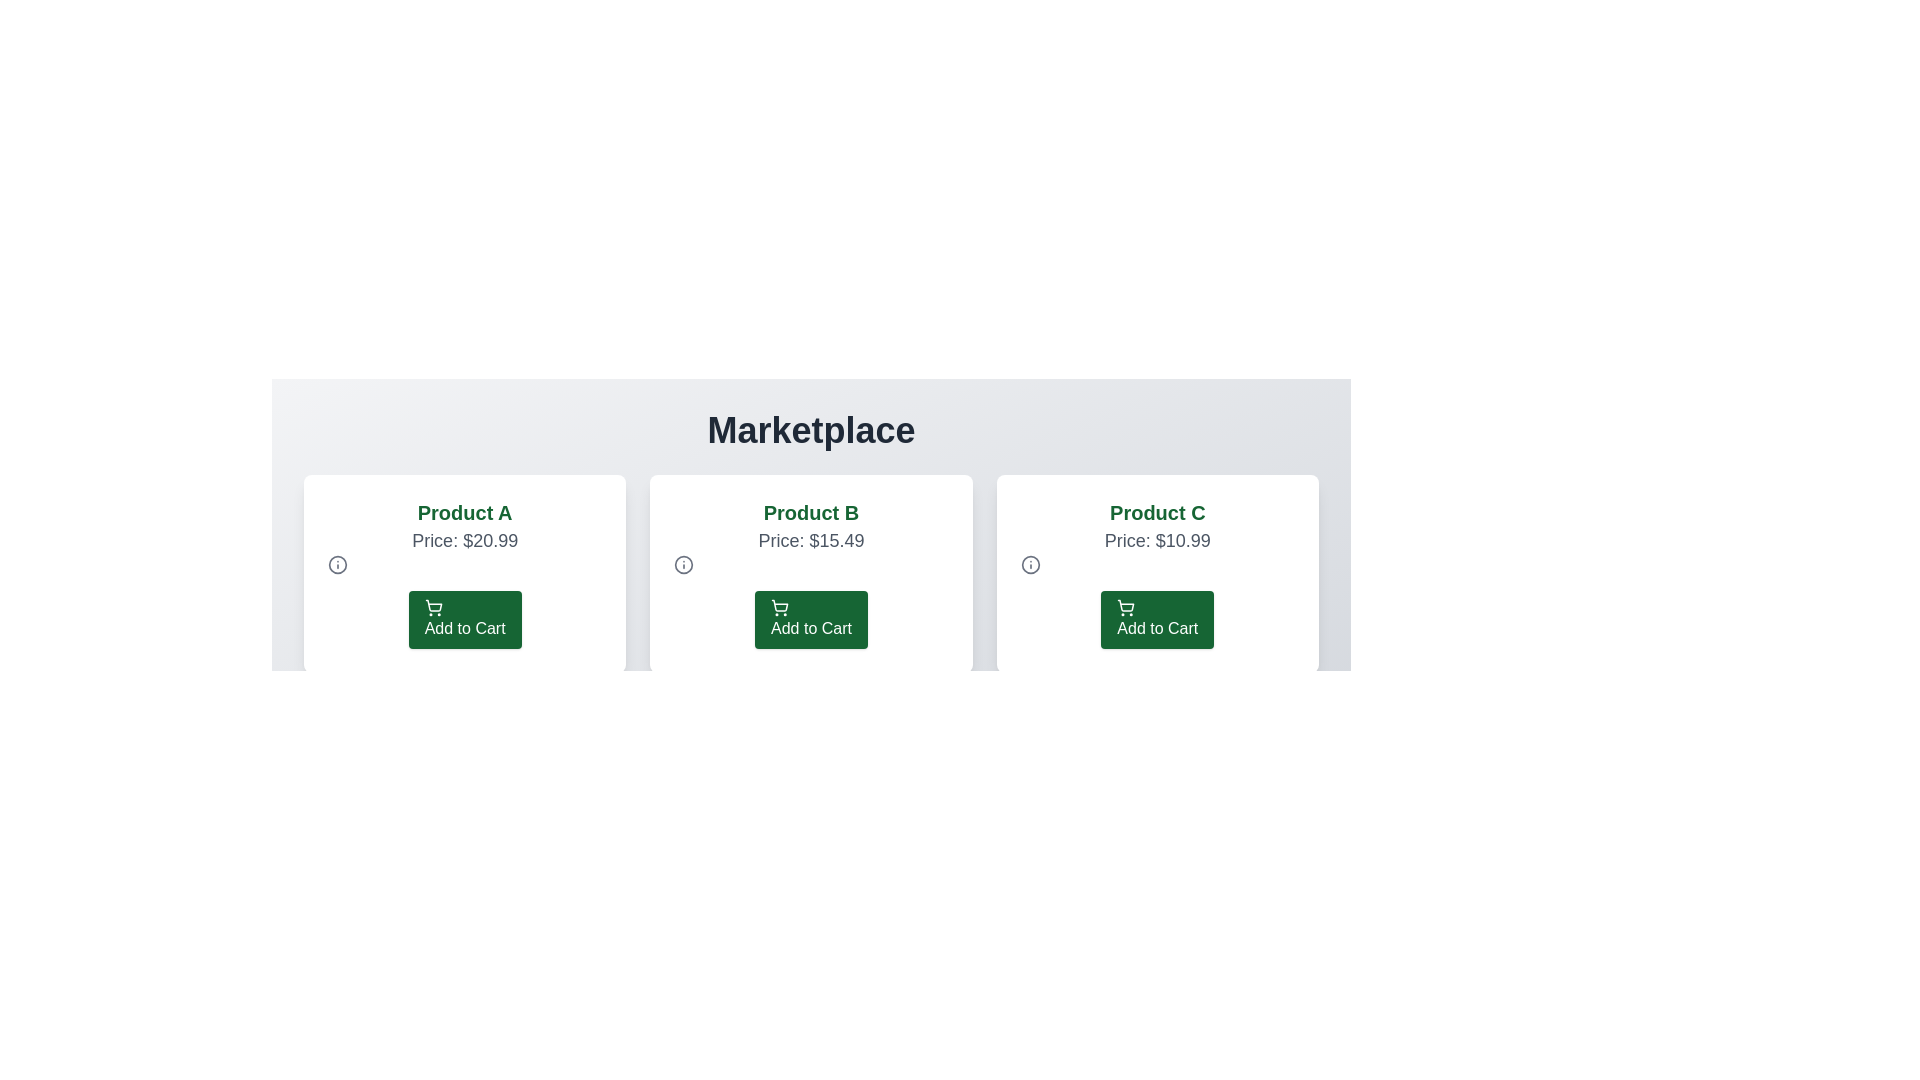 Image resolution: width=1920 pixels, height=1080 pixels. I want to click on the informational icon located within the product card for 'Product C', positioned below the price label and above the 'Add to Cart' button, so click(1030, 564).